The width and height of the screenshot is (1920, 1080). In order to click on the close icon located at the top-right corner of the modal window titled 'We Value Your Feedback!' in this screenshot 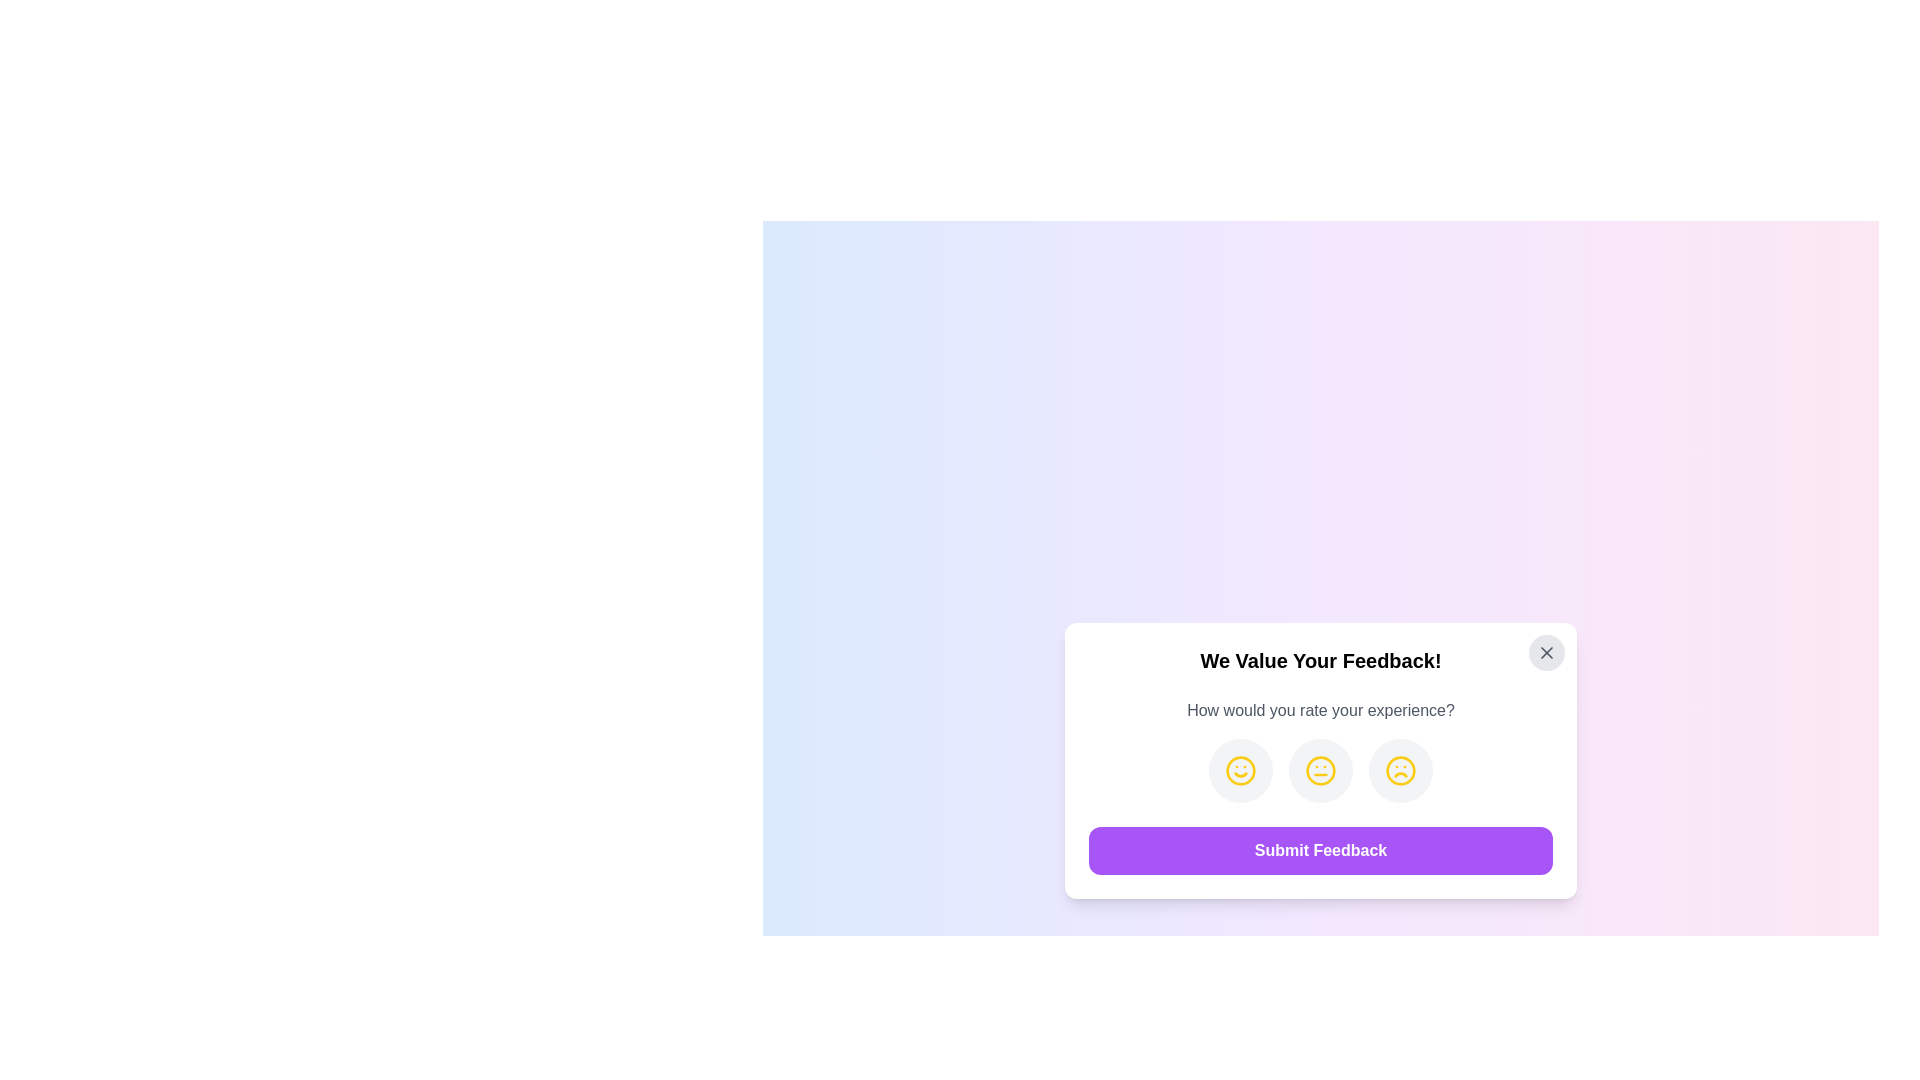, I will do `click(1545, 652)`.